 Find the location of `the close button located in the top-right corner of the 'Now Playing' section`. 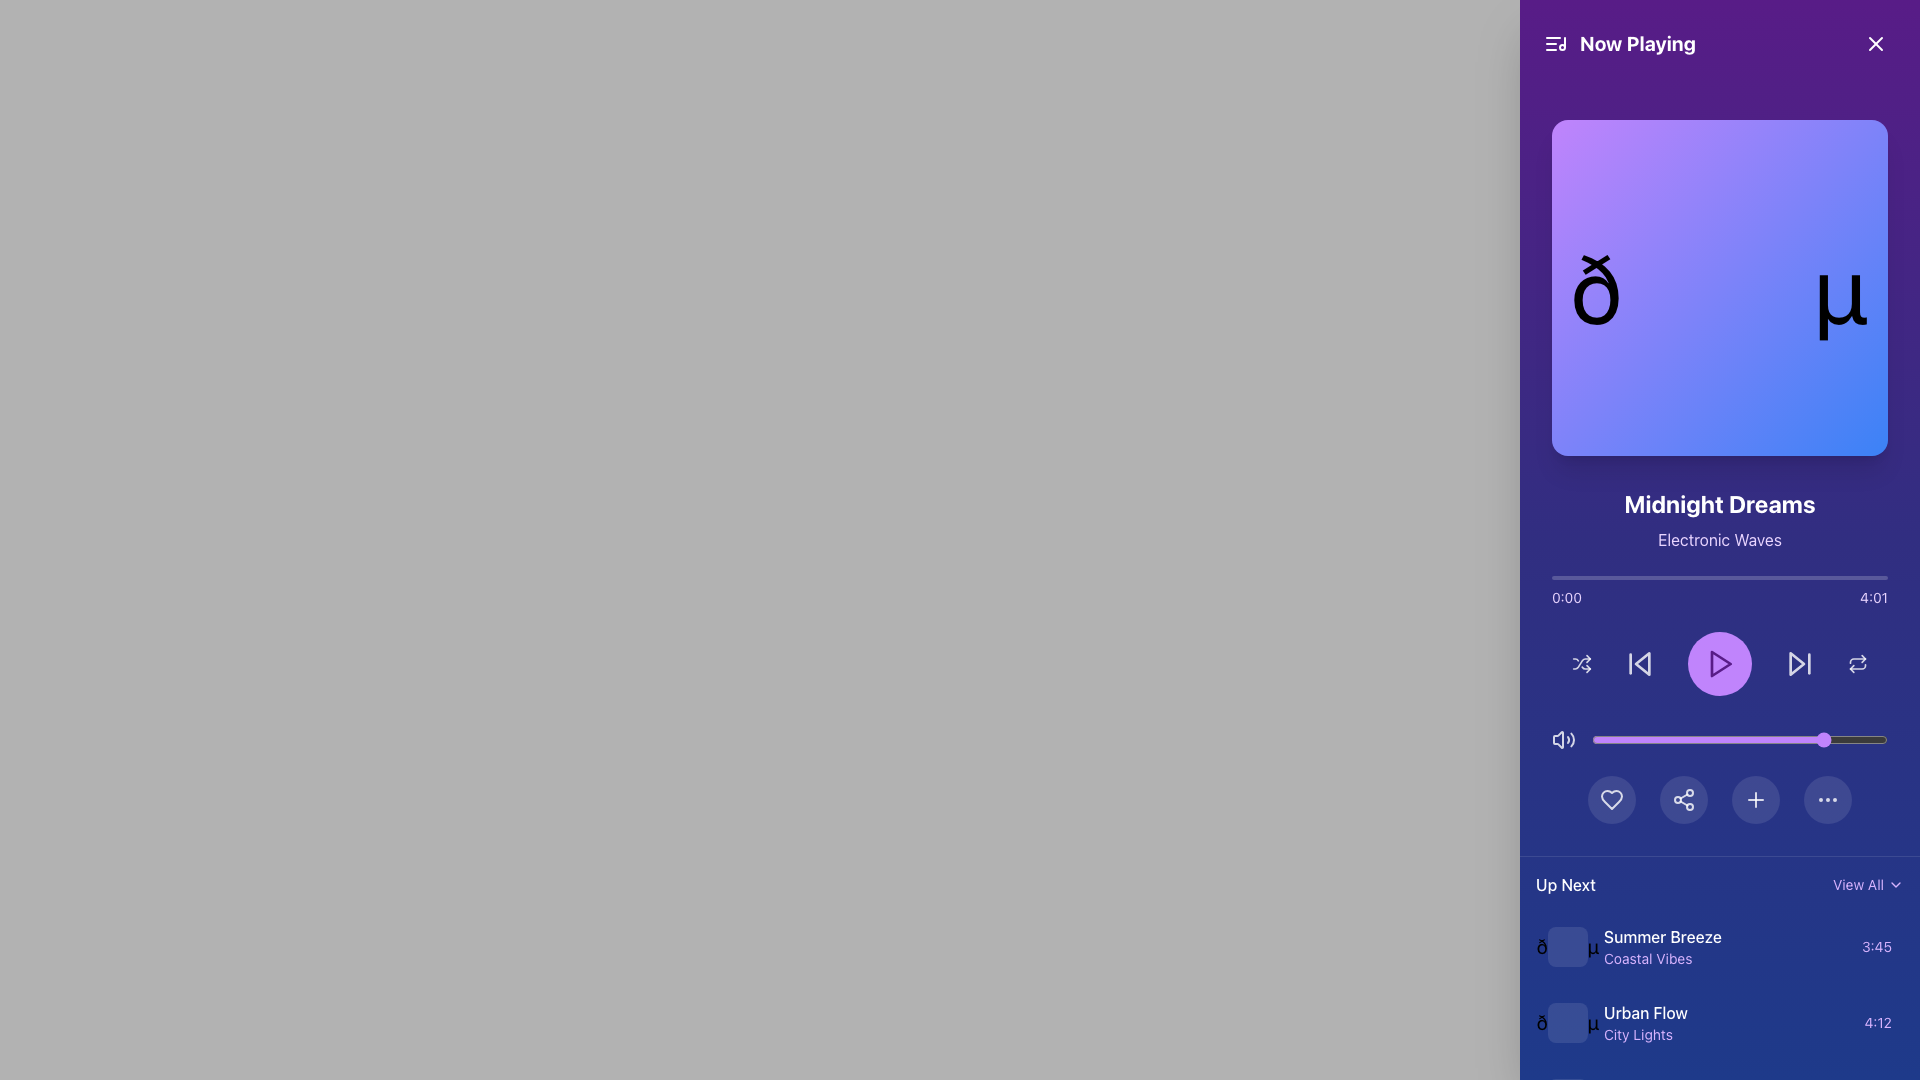

the close button located in the top-right corner of the 'Now Playing' section is located at coordinates (1875, 43).